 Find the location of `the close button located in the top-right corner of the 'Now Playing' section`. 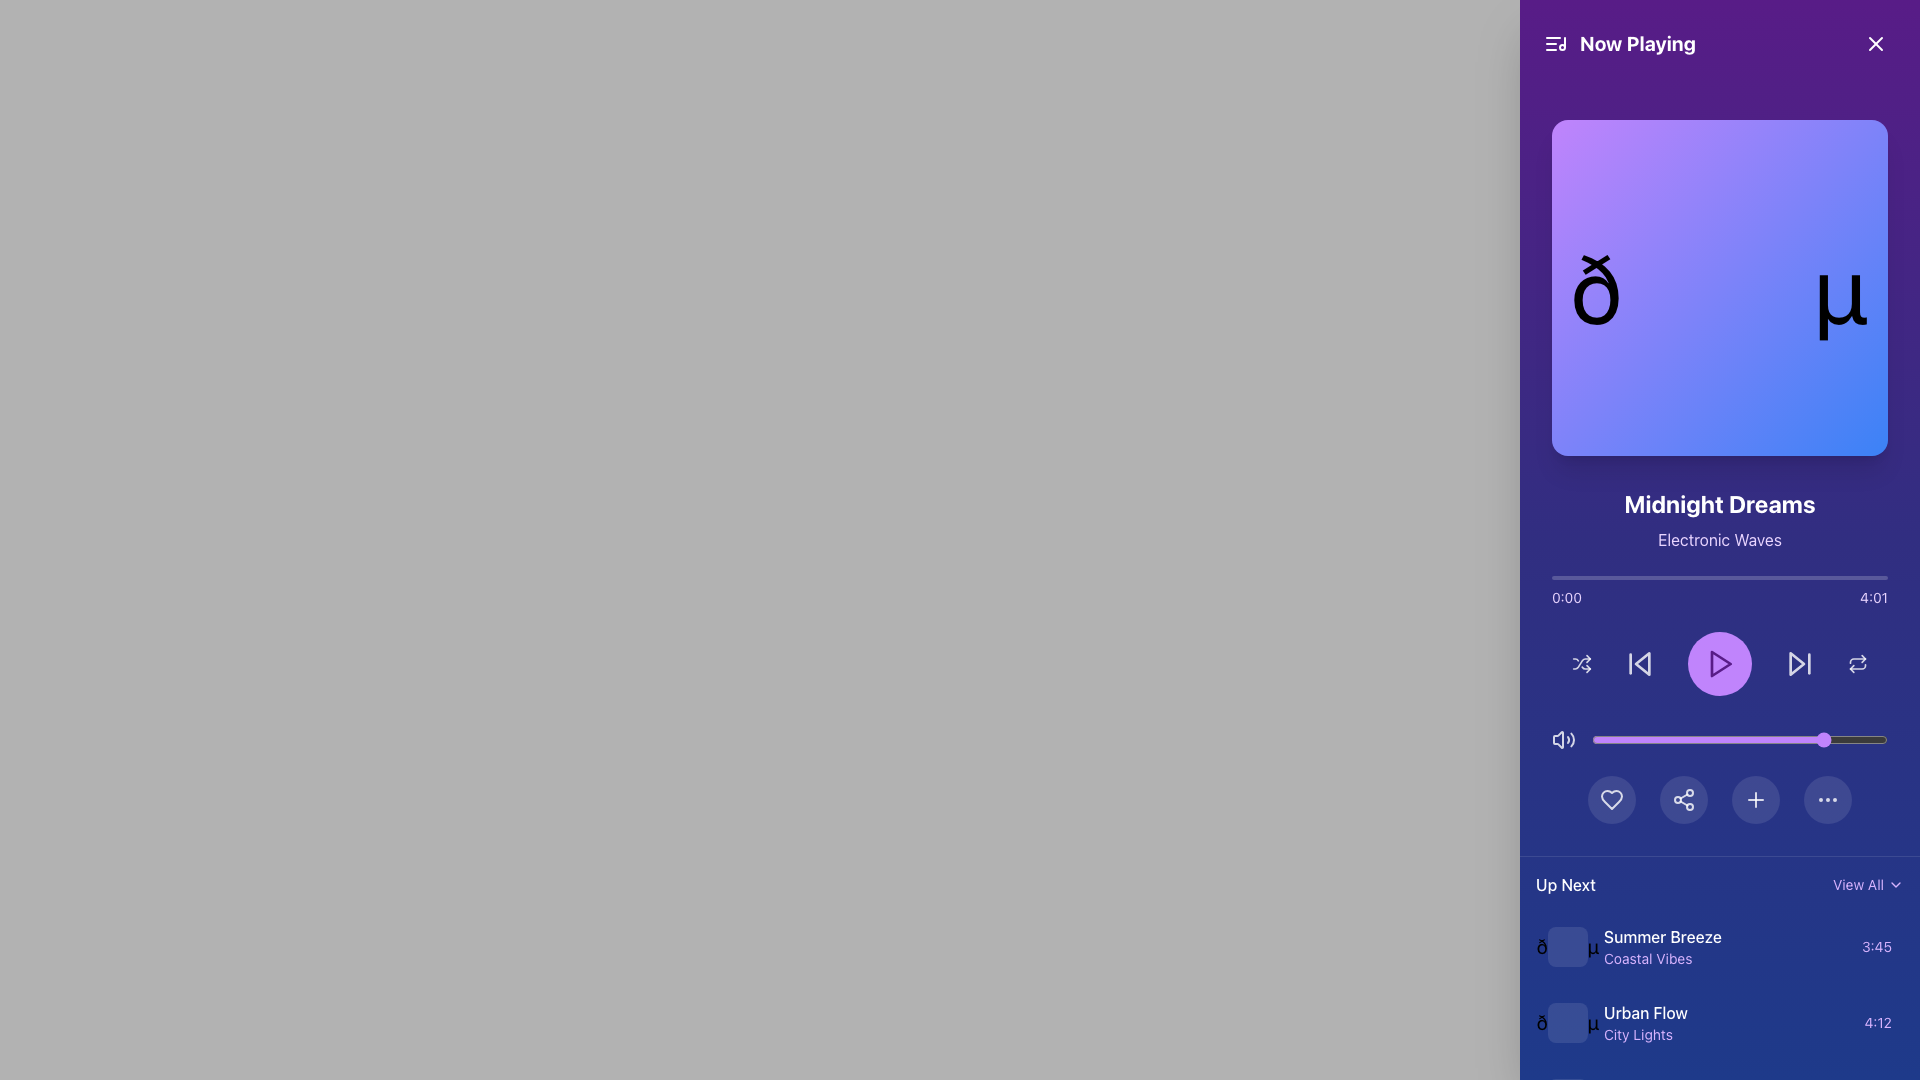

the close button located in the top-right corner of the 'Now Playing' section is located at coordinates (1875, 43).